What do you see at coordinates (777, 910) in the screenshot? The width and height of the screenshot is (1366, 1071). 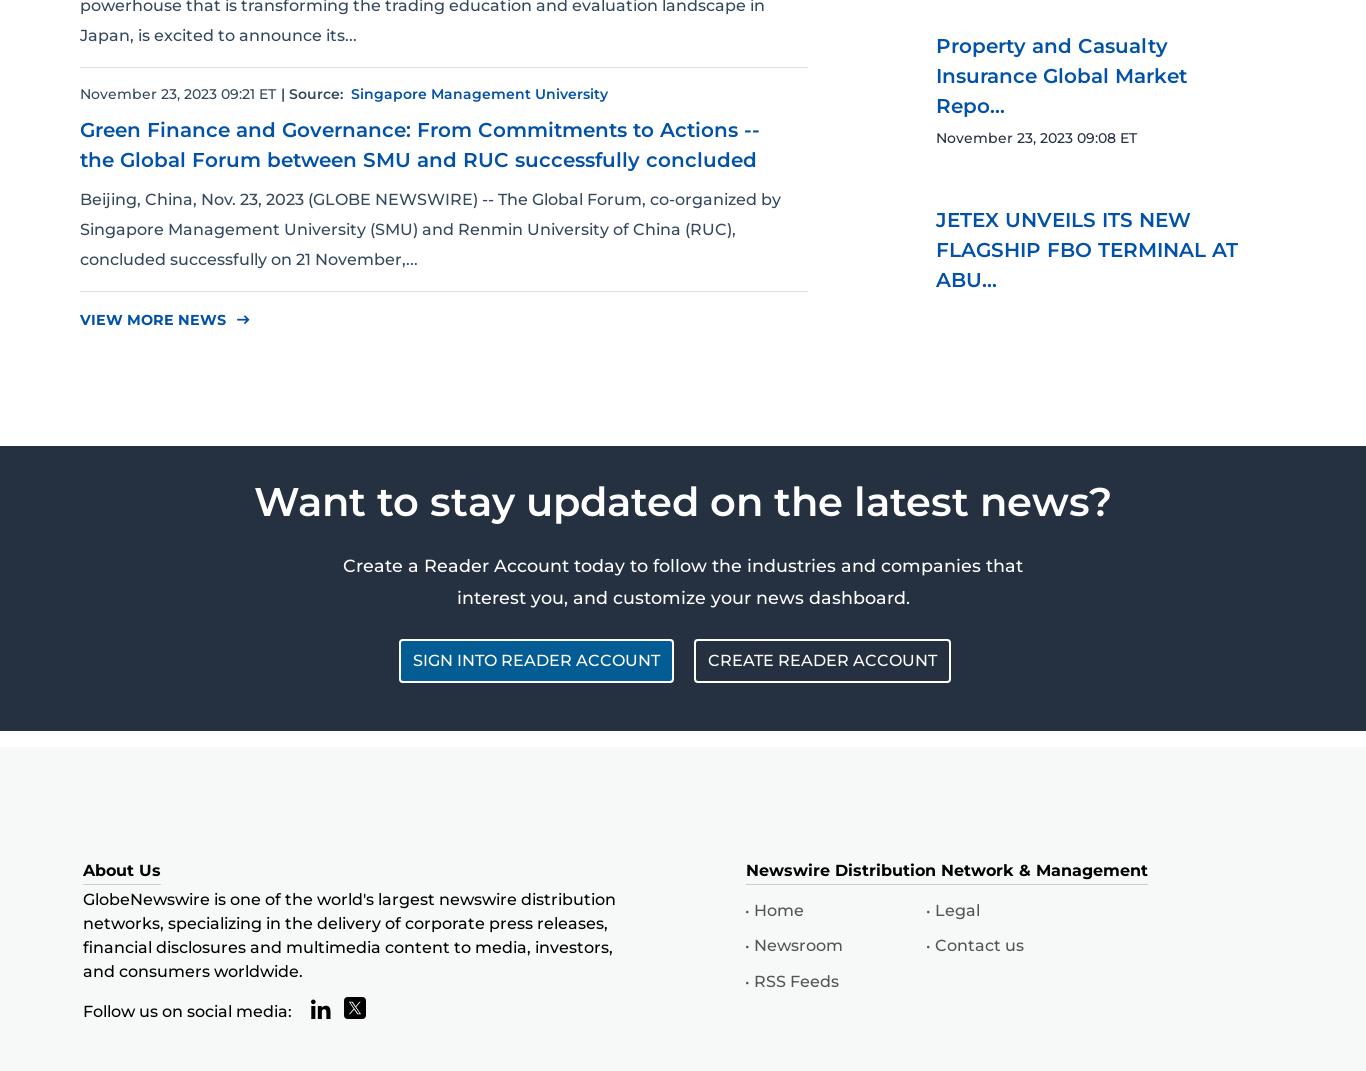 I see `'Home'` at bounding box center [777, 910].